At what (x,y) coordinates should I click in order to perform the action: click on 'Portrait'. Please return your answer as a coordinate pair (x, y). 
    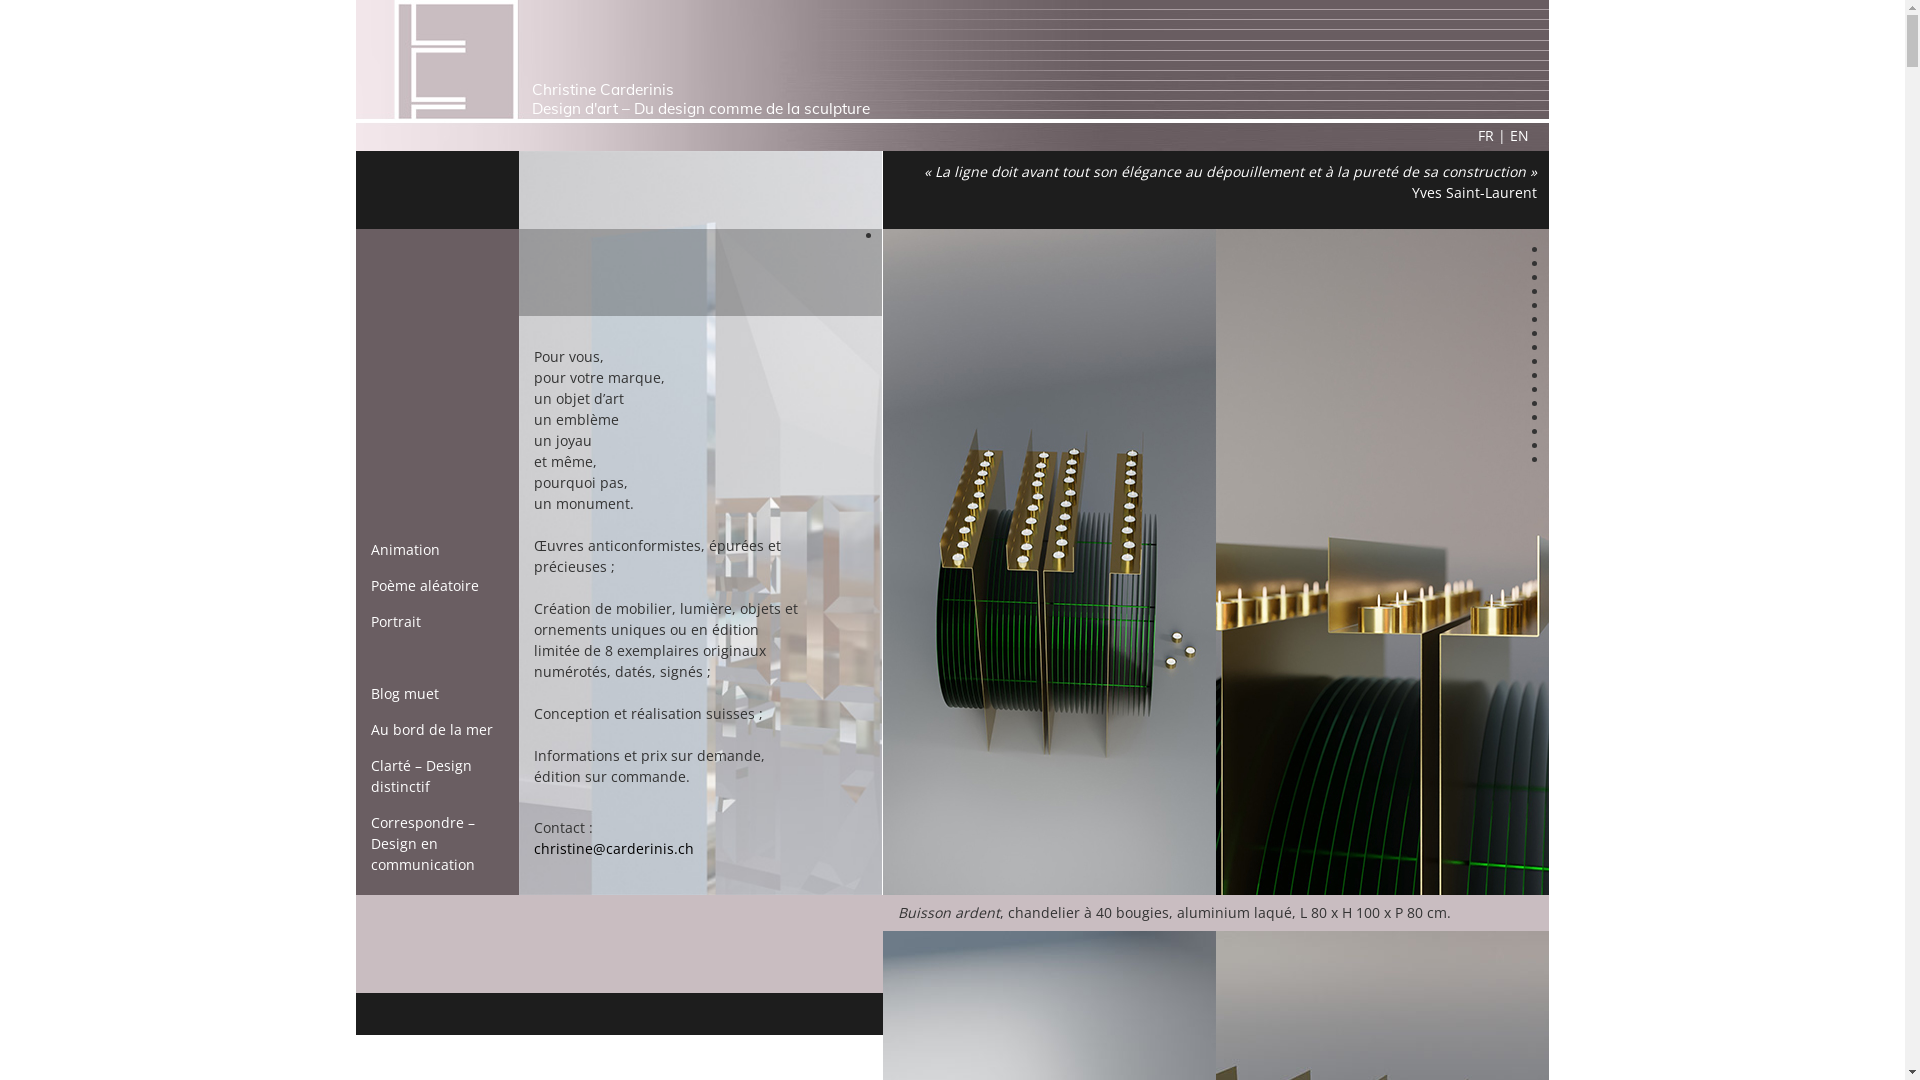
    Looking at the image, I should click on (395, 620).